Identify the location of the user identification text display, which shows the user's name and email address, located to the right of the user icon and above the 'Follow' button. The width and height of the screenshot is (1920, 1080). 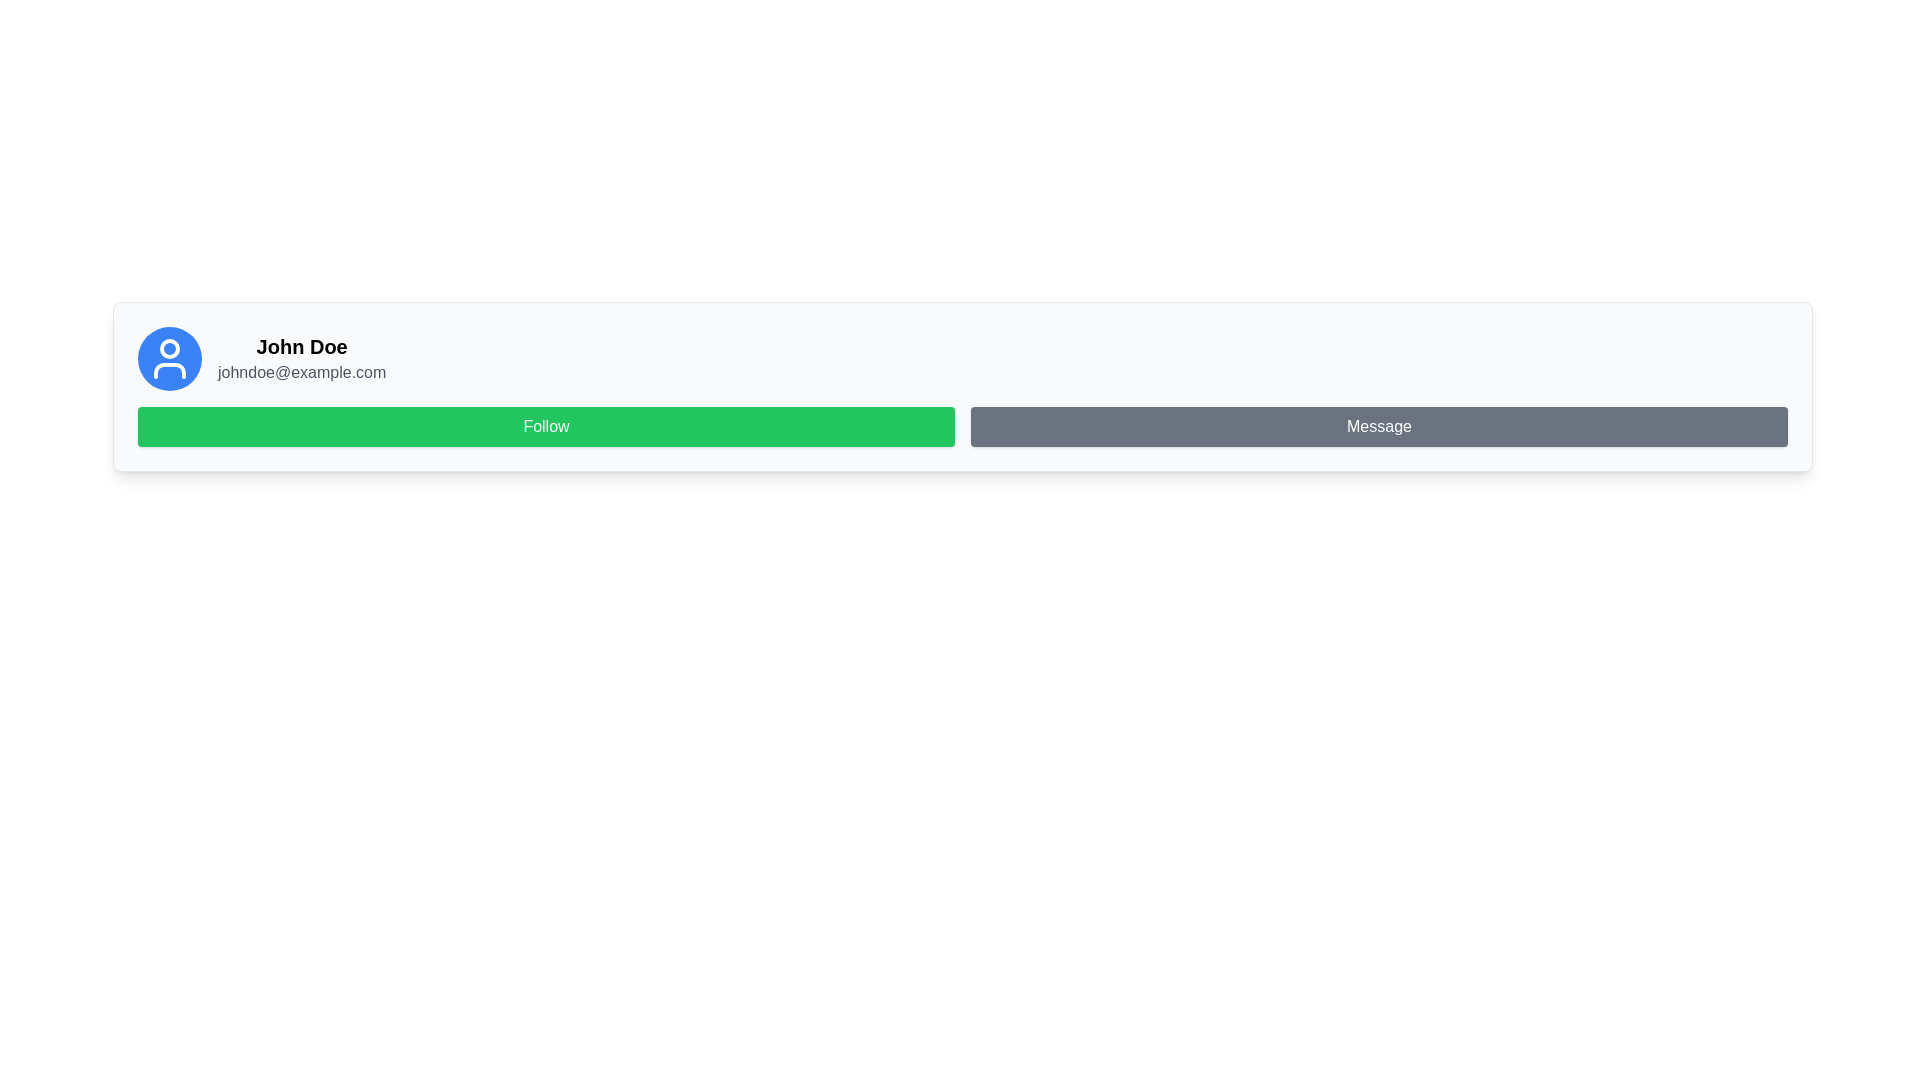
(301, 357).